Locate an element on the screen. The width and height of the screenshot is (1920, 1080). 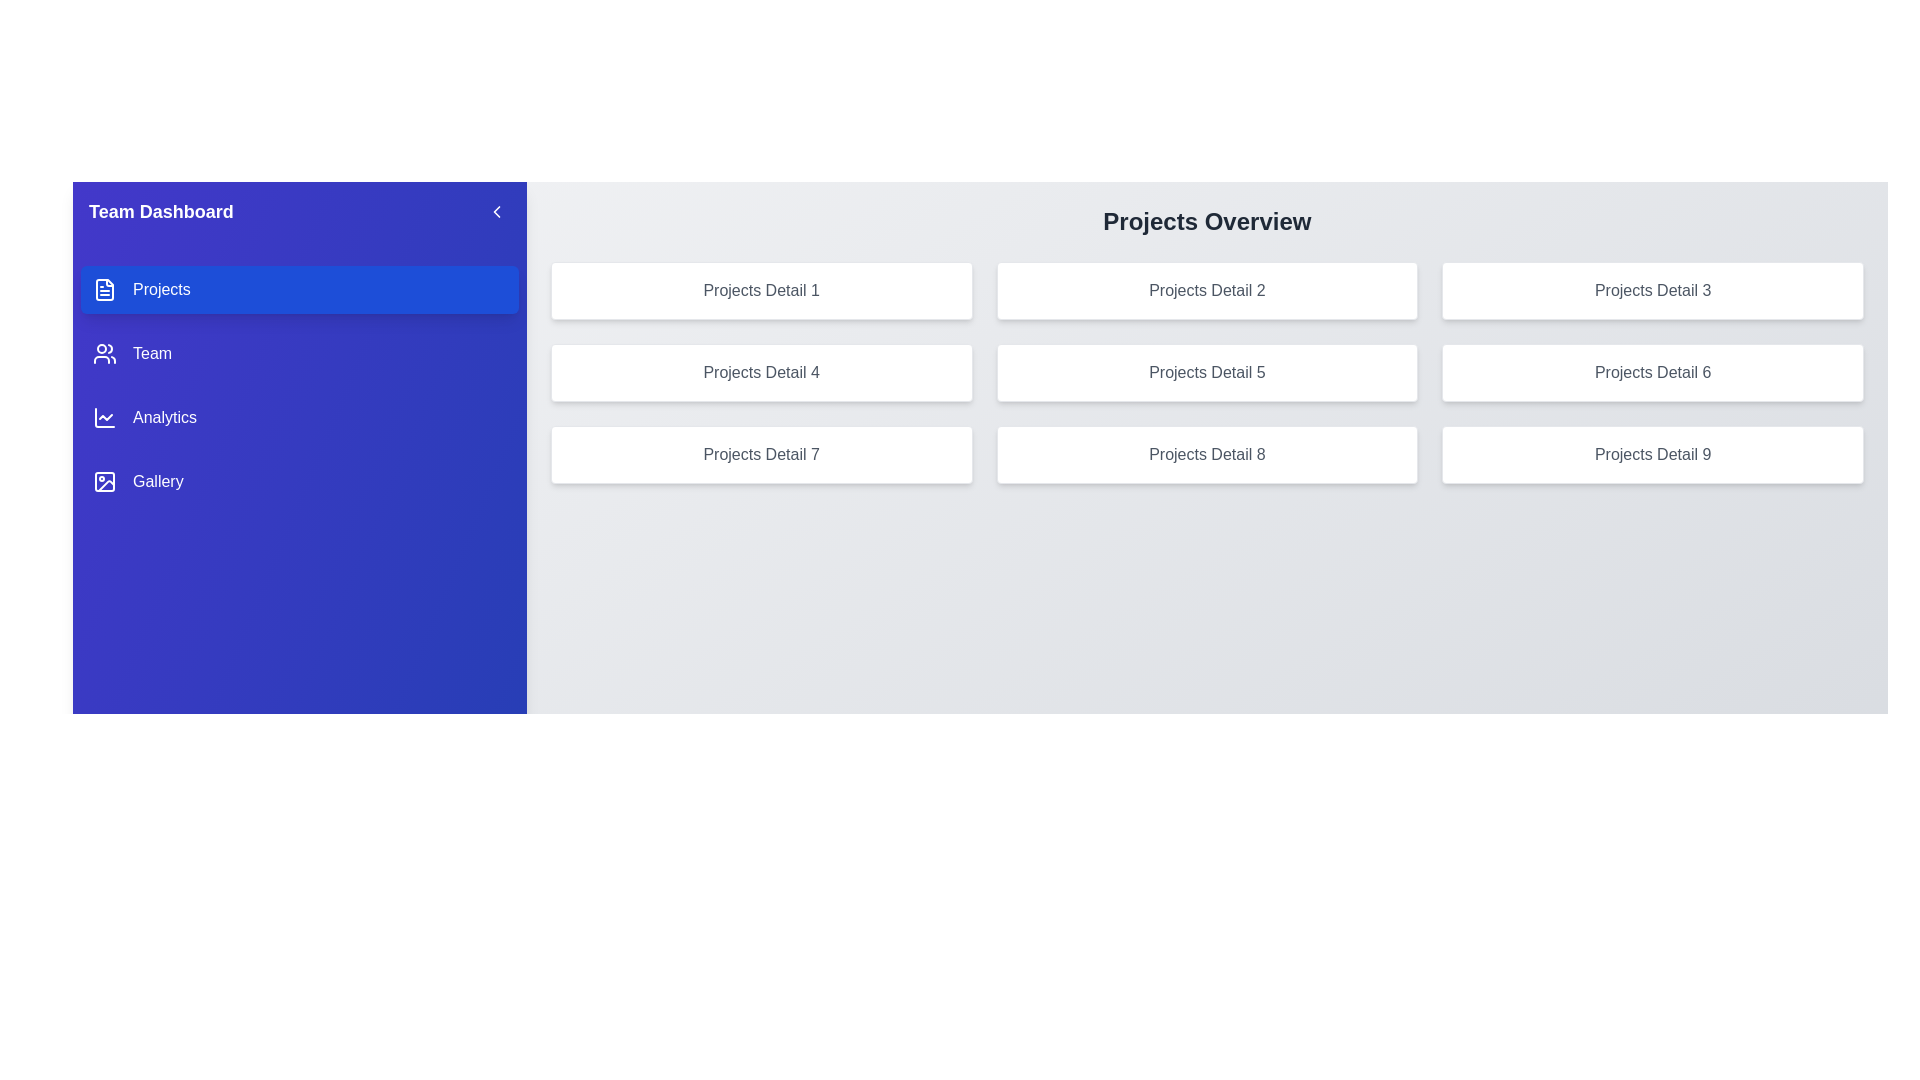
the arrow button to toggle the sidebar visibility is located at coordinates (496, 212).